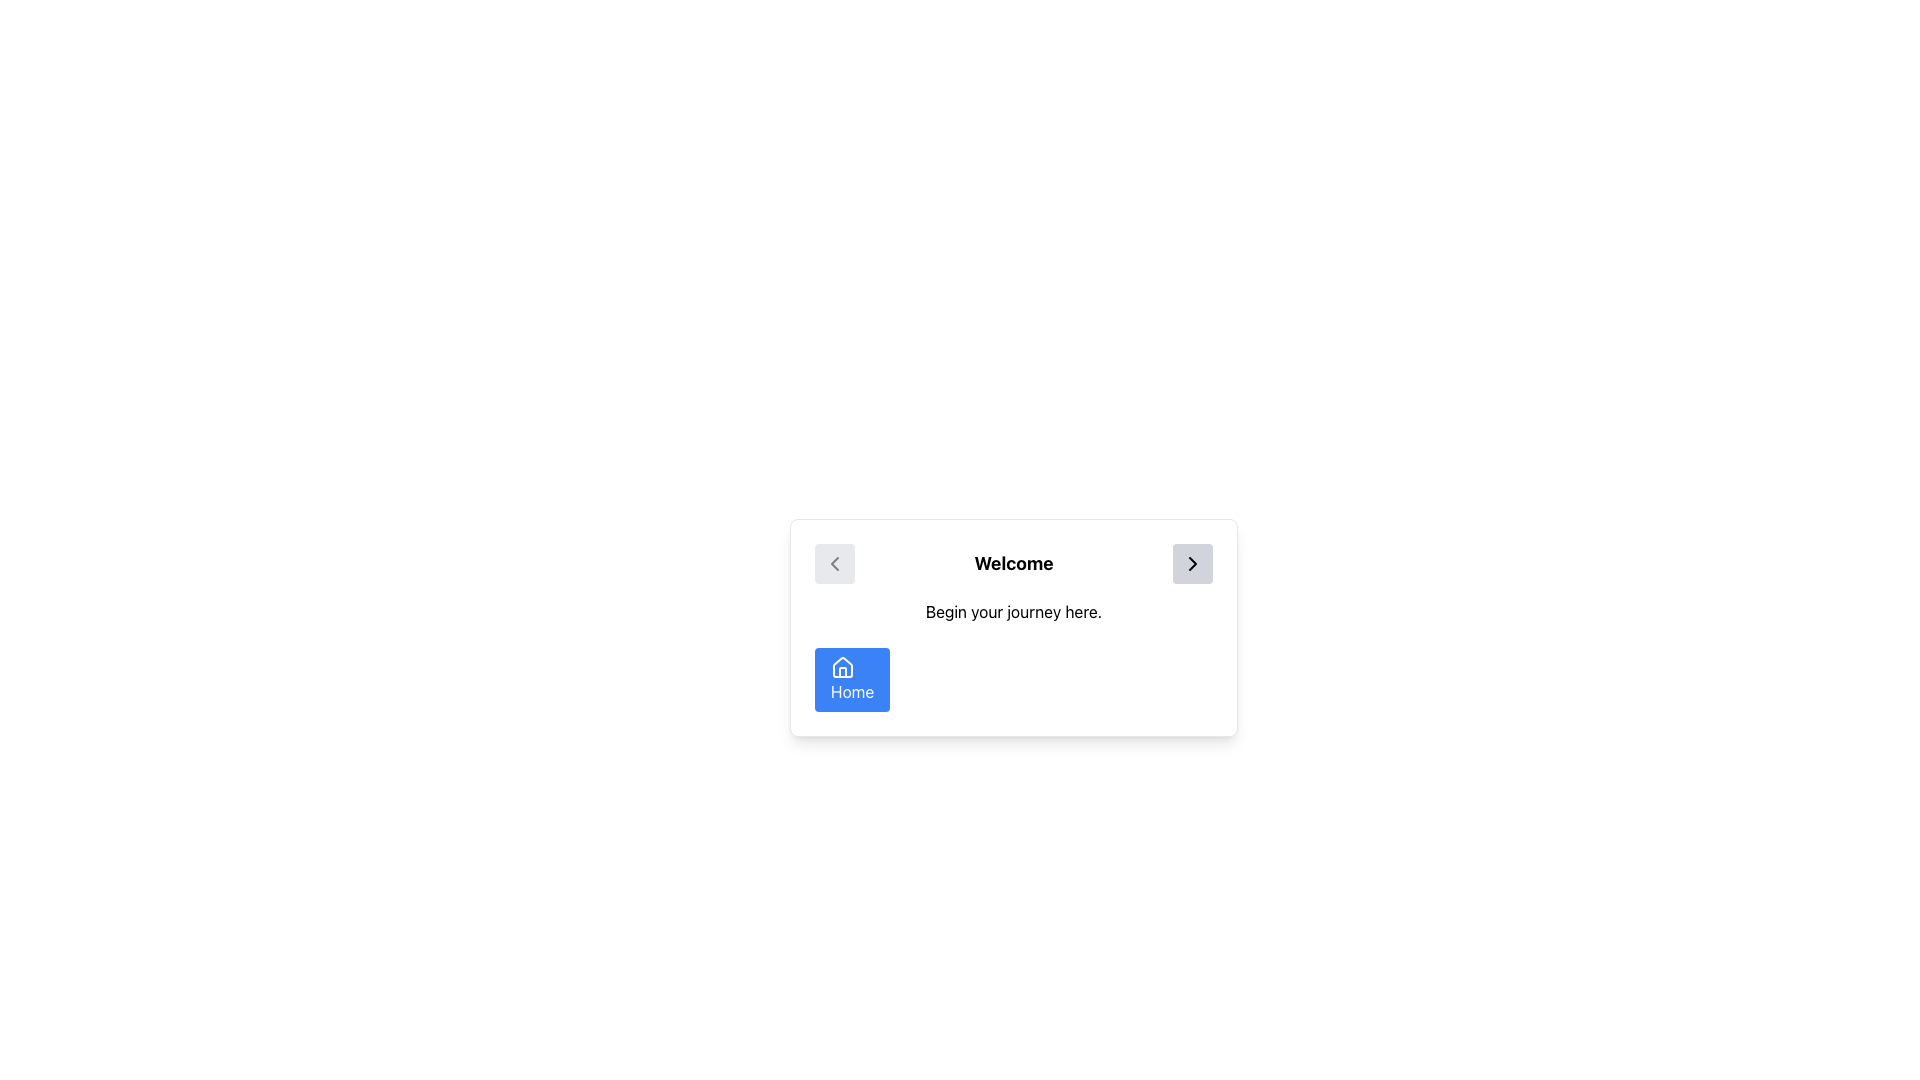 The width and height of the screenshot is (1920, 1080). What do you see at coordinates (1192, 563) in the screenshot?
I see `the rightward chevron icon located inside the rightmost button of the navigational buttons, which is positioned at the top-right corner of the card-like UI component` at bounding box center [1192, 563].